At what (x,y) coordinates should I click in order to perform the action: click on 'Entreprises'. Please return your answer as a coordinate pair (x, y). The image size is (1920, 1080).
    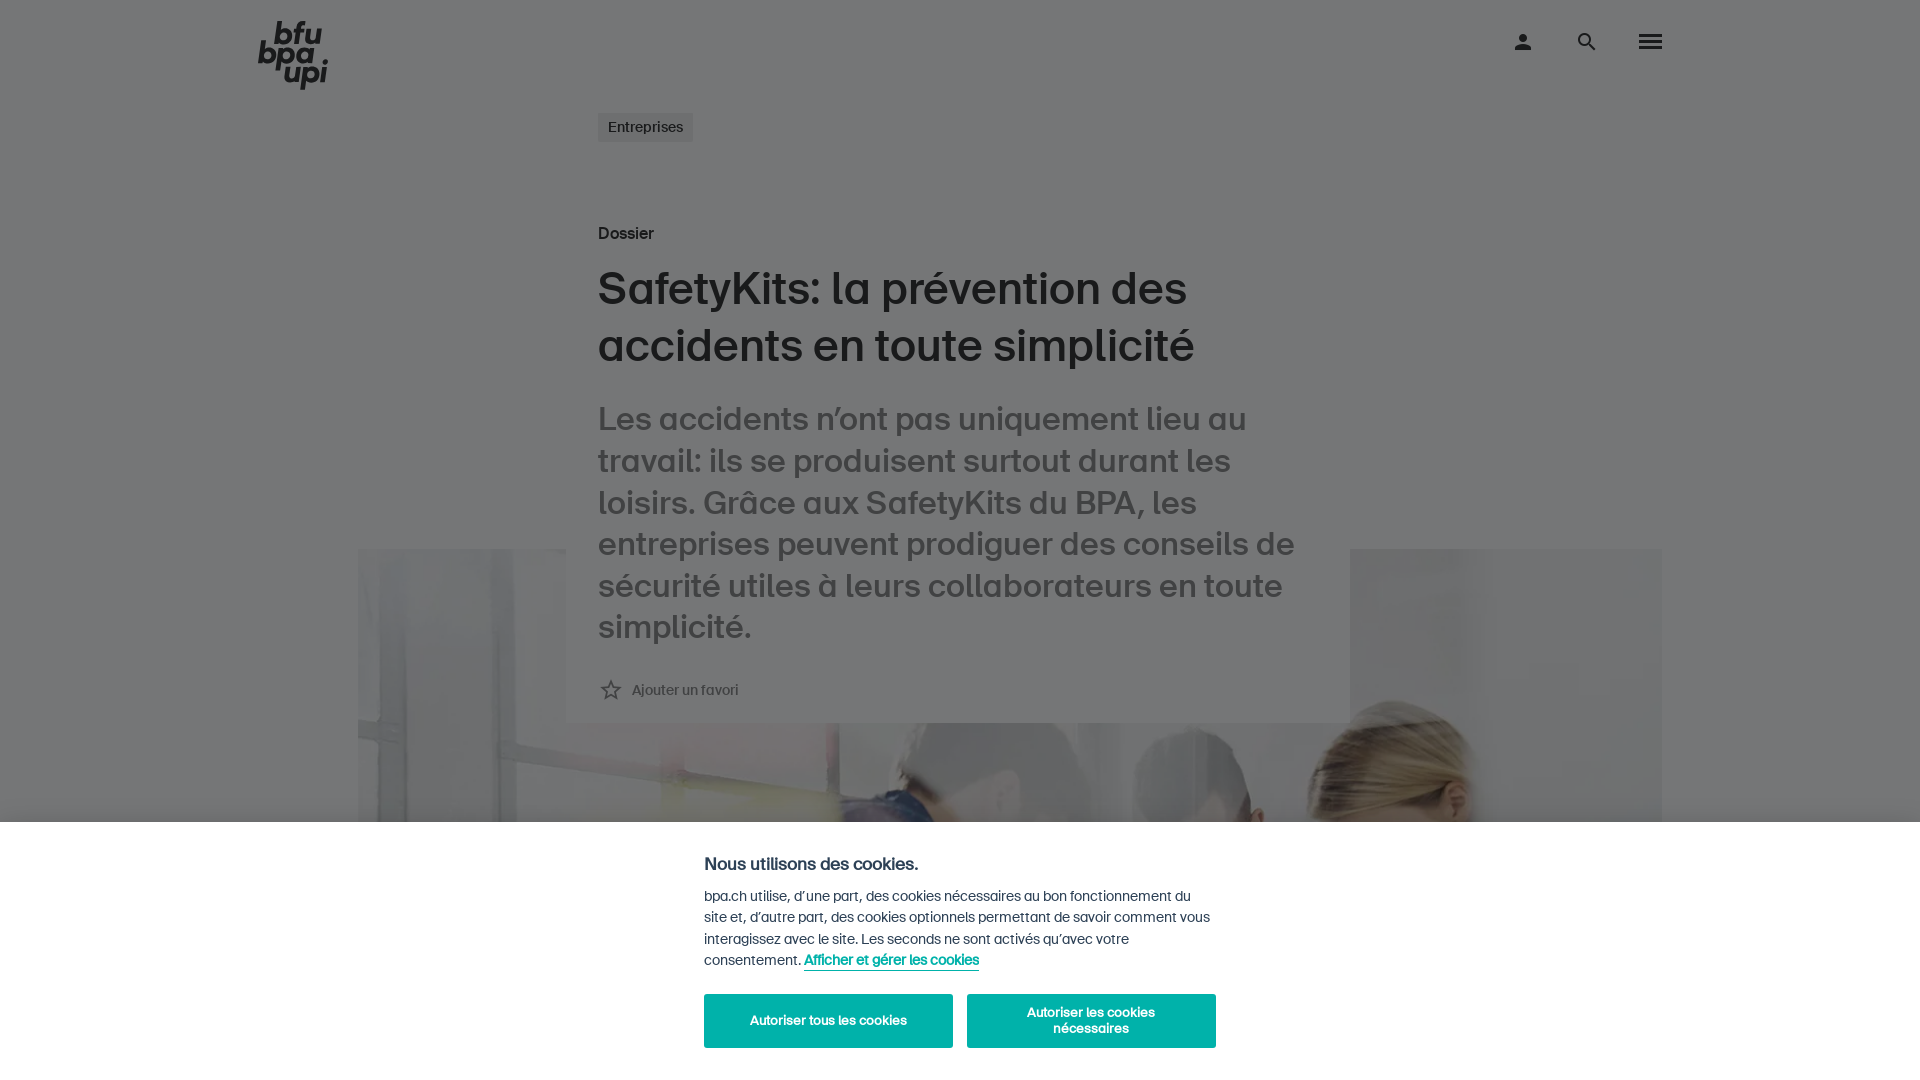
    Looking at the image, I should click on (597, 127).